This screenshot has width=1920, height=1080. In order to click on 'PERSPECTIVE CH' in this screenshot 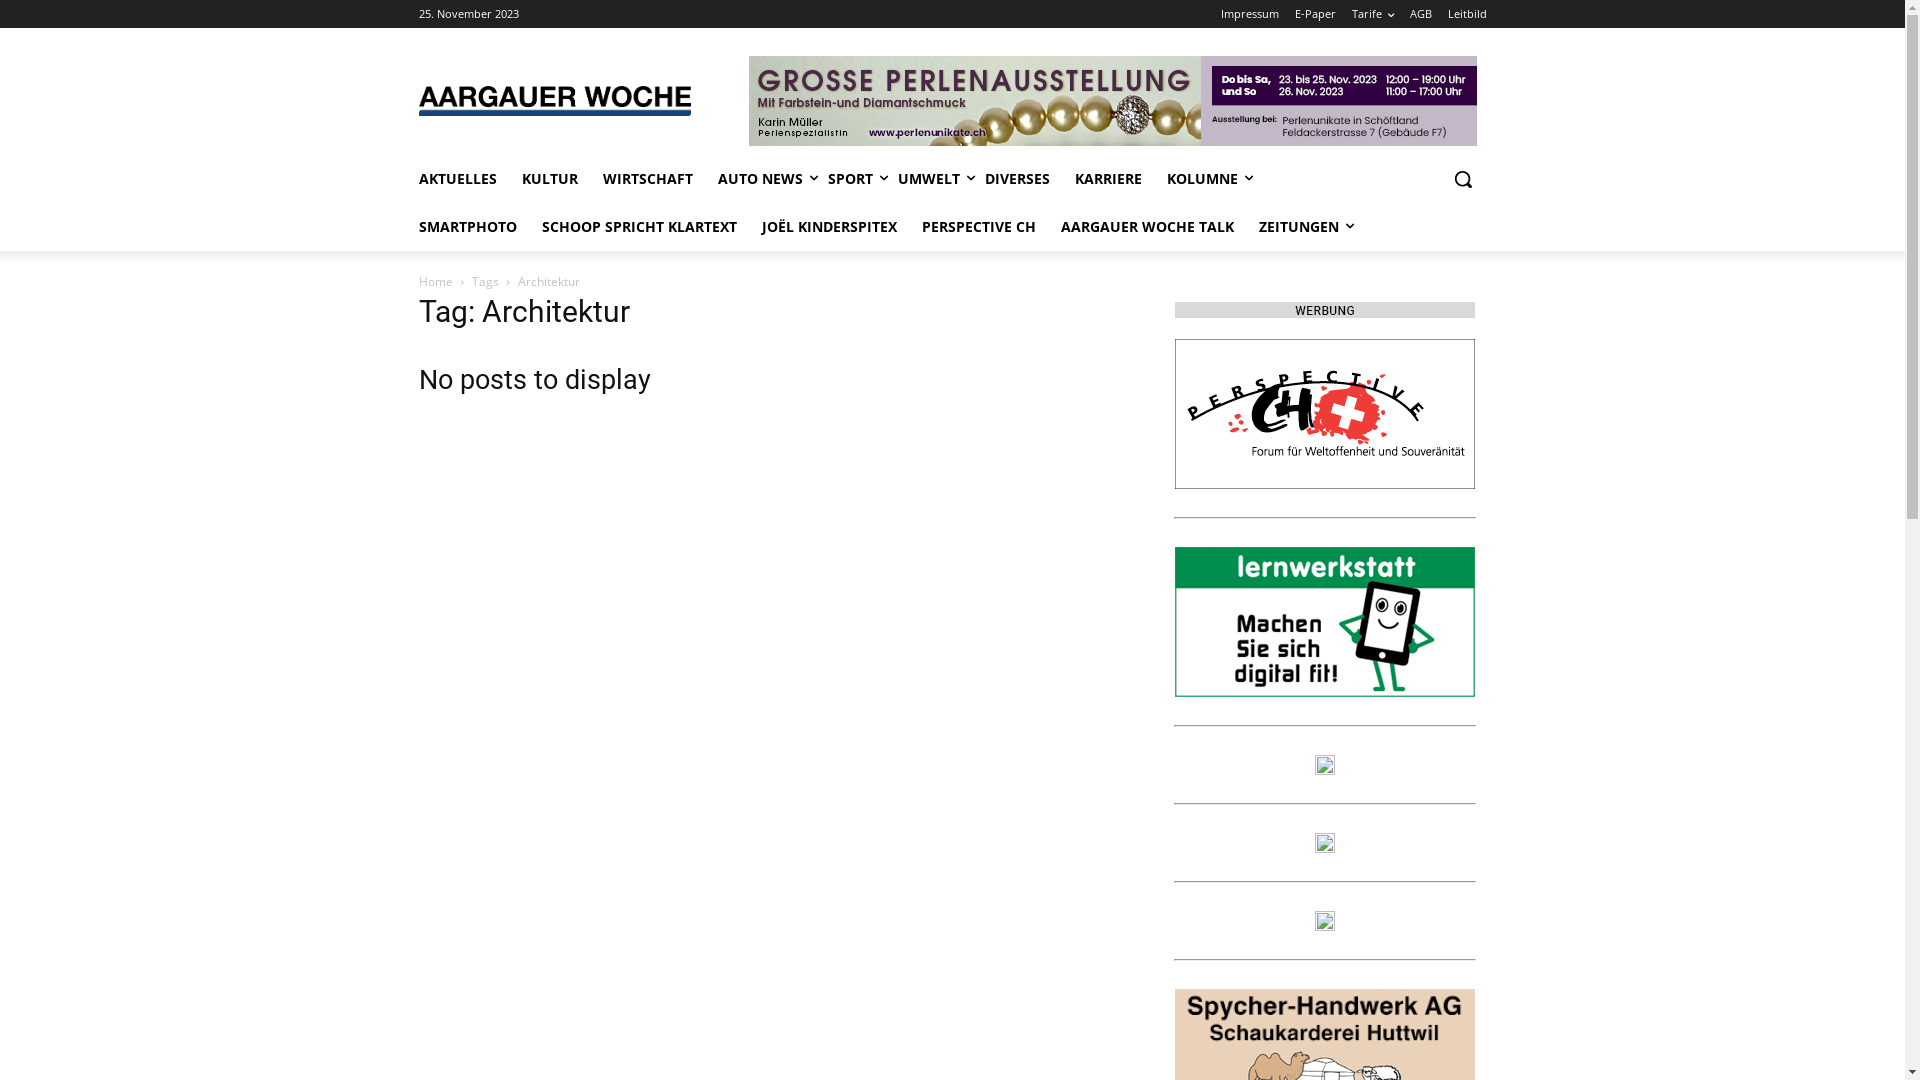, I will do `click(979, 226)`.